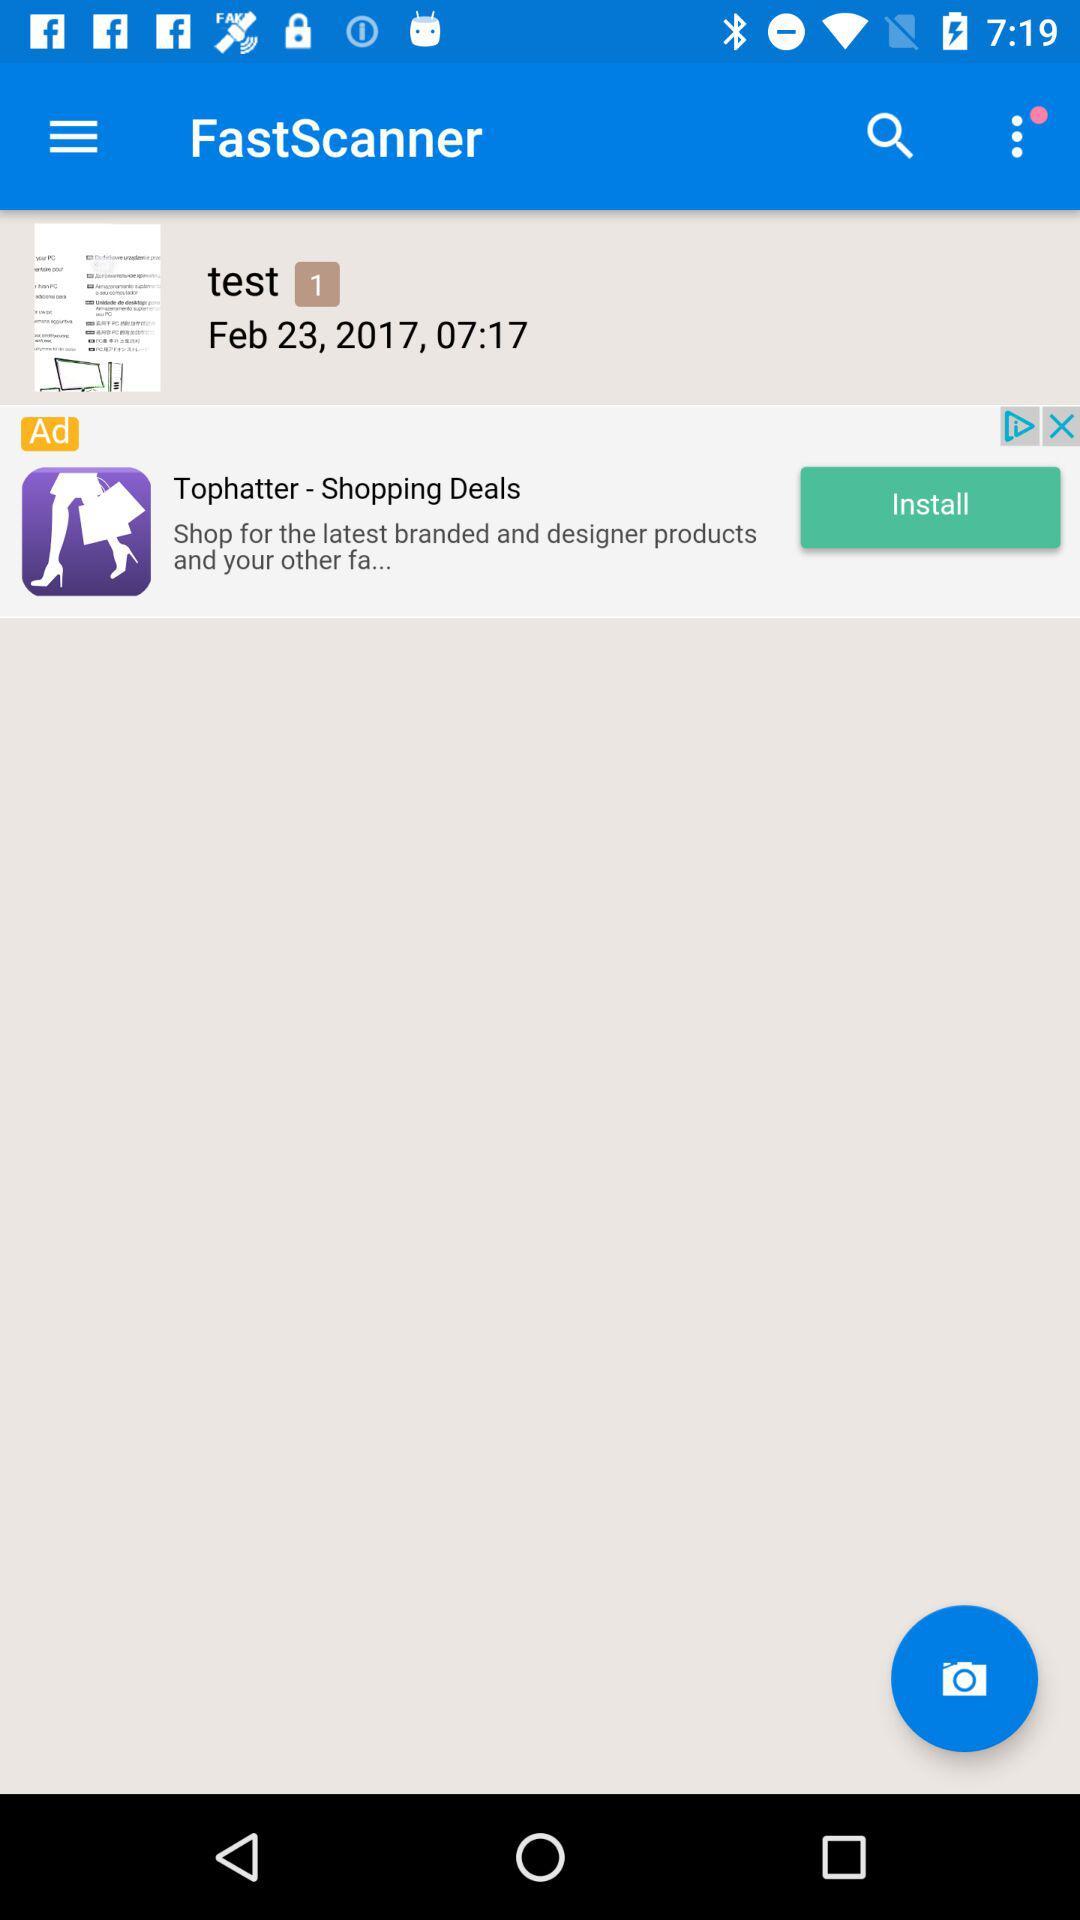 The width and height of the screenshot is (1080, 1920). I want to click on search button, so click(890, 135).